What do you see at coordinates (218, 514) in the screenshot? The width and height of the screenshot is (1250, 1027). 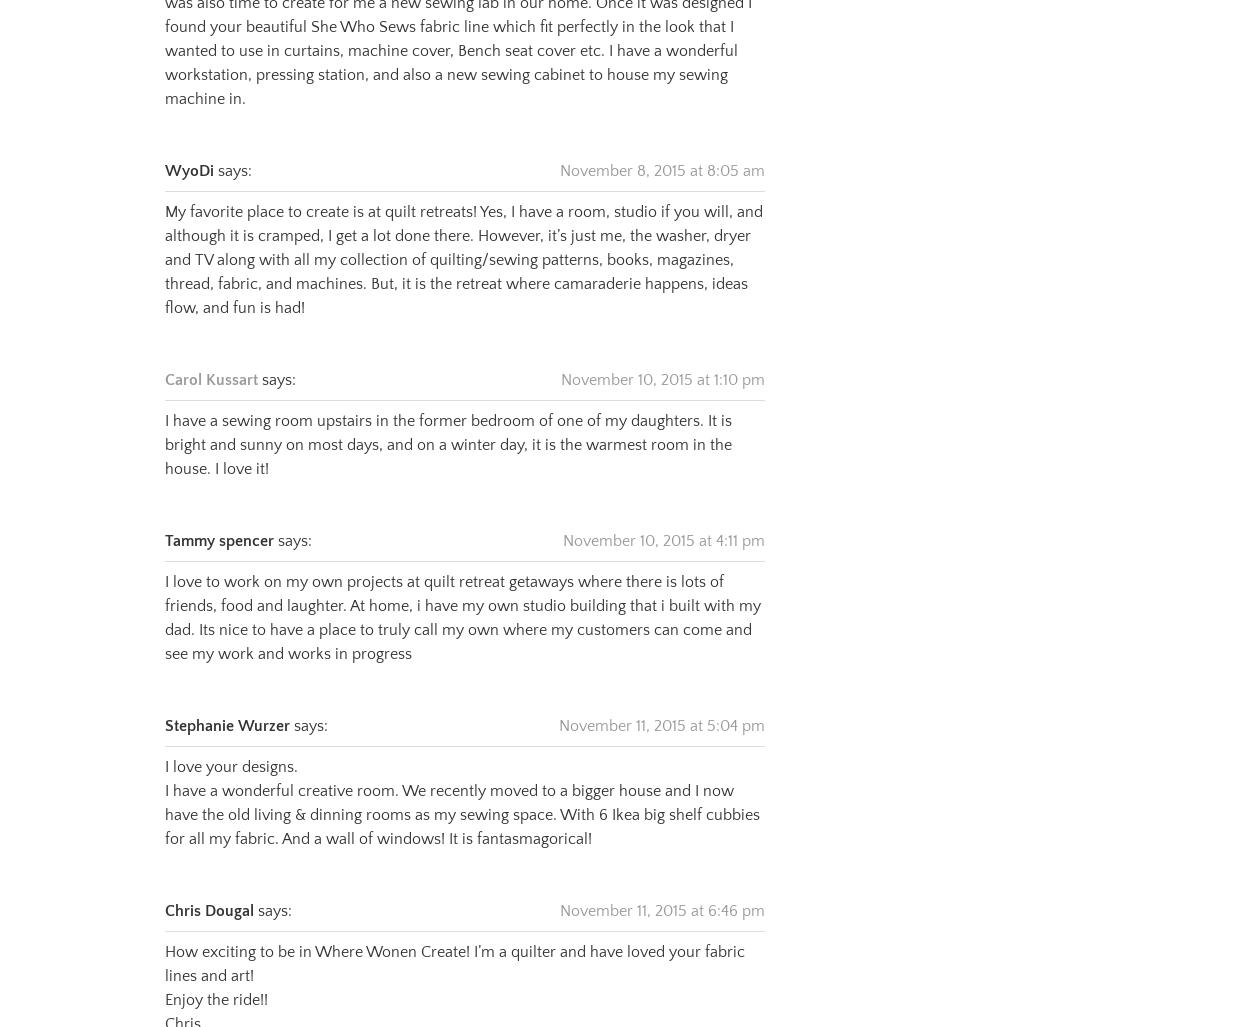 I see `'Tammy spencer'` at bounding box center [218, 514].